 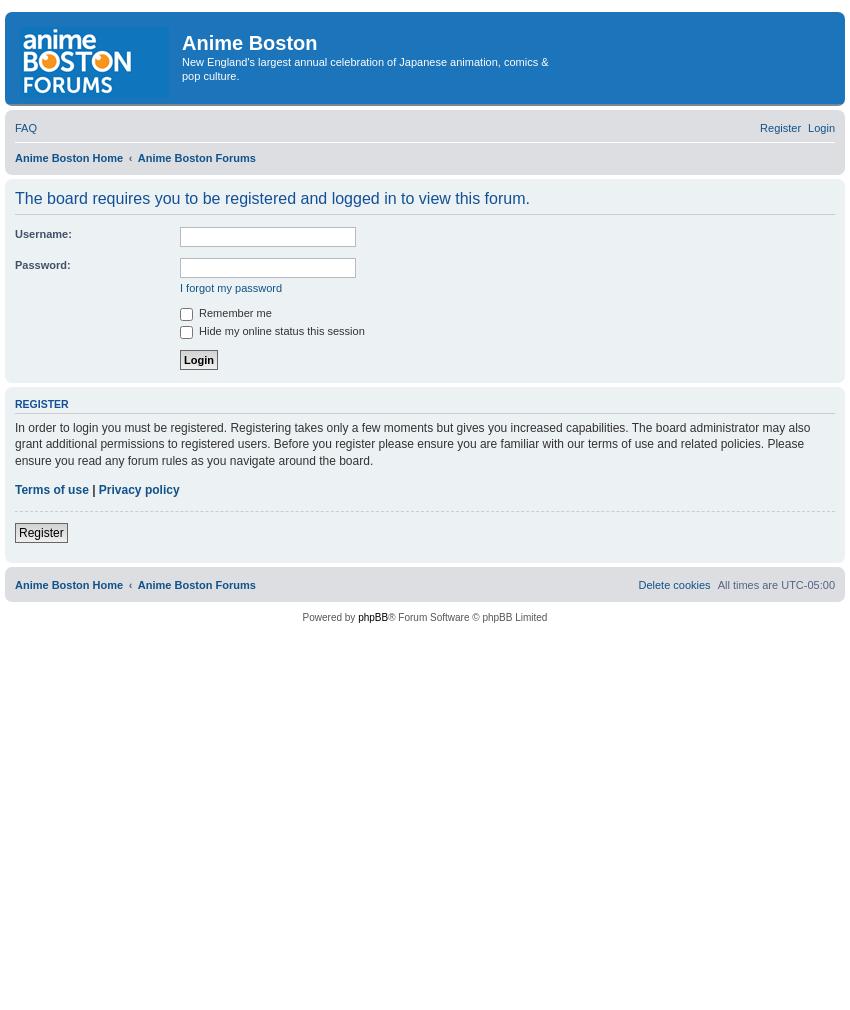 What do you see at coordinates (749, 582) in the screenshot?
I see `'All times are'` at bounding box center [749, 582].